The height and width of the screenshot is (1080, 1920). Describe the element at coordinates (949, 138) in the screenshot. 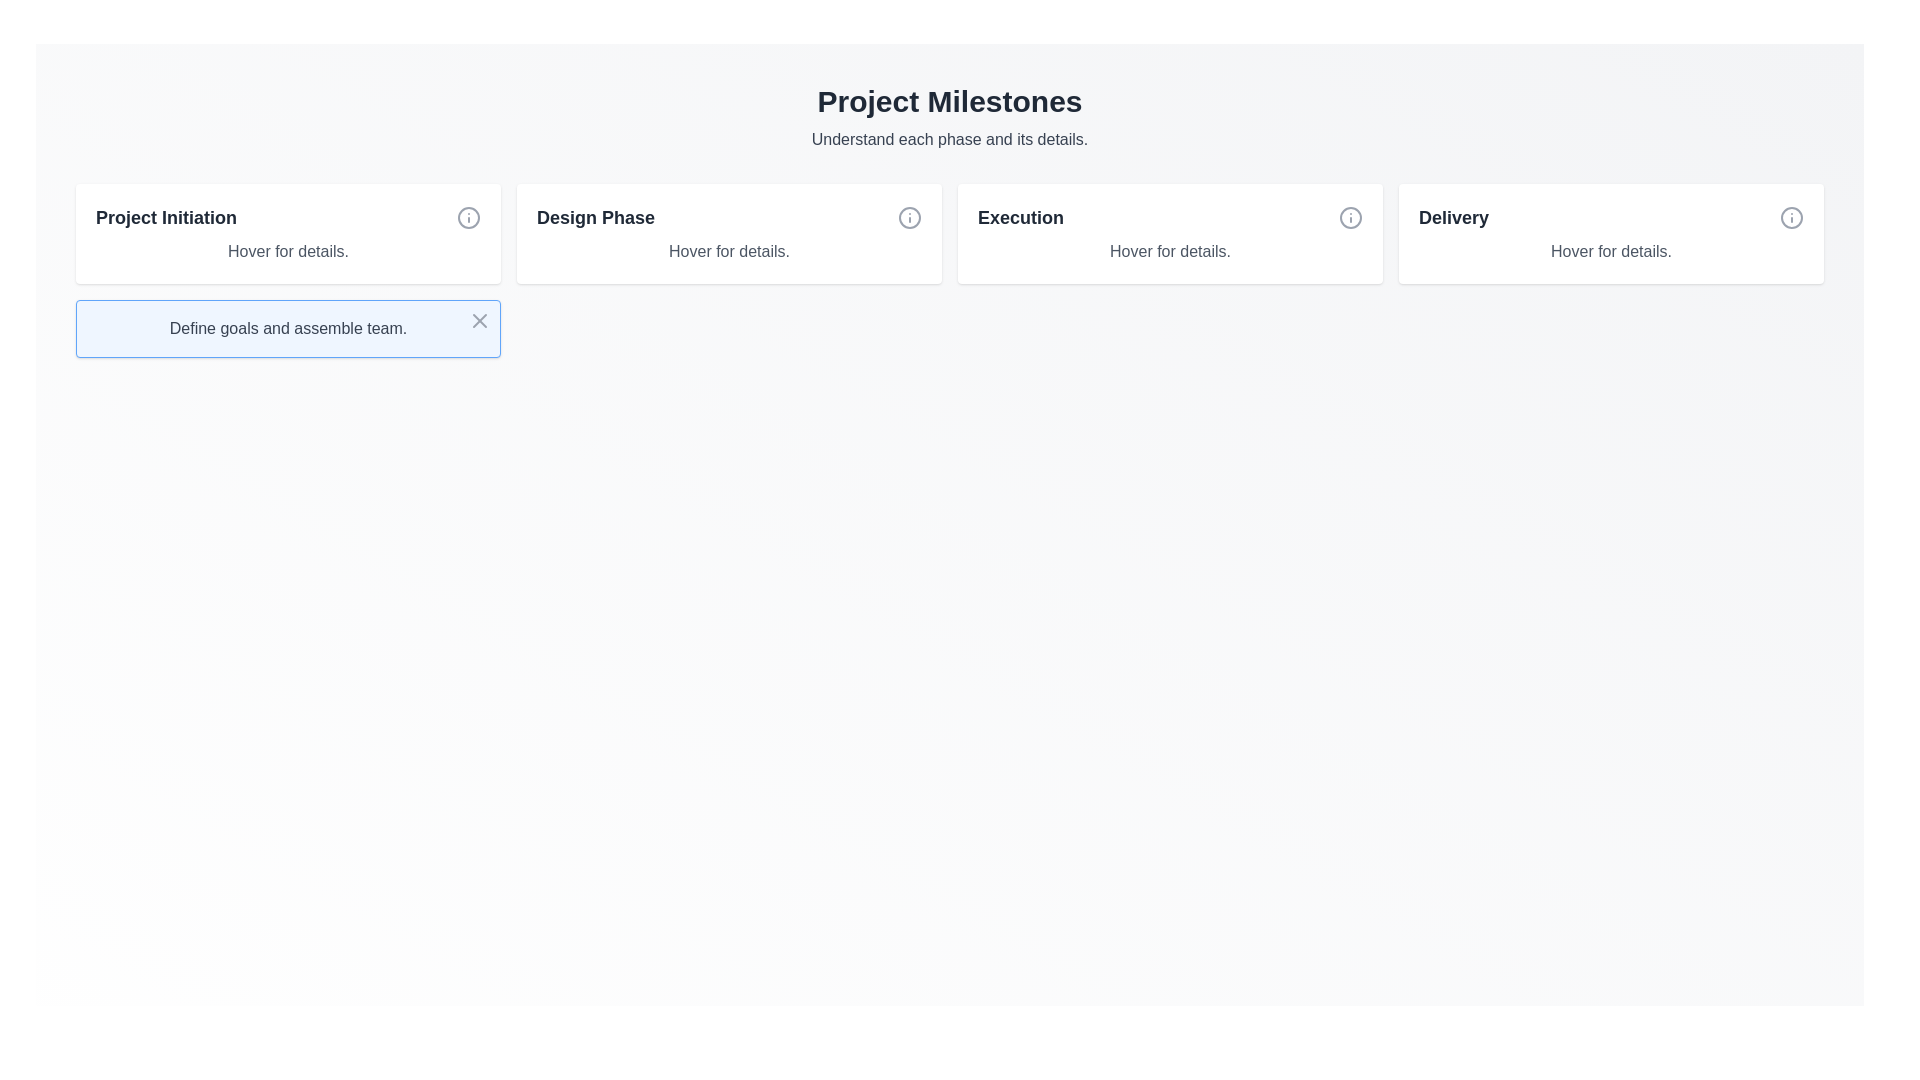

I see `the supporting text label that provides guidance related to the 'Project Milestones' header, located directly beneath it and centered horizontally` at that location.